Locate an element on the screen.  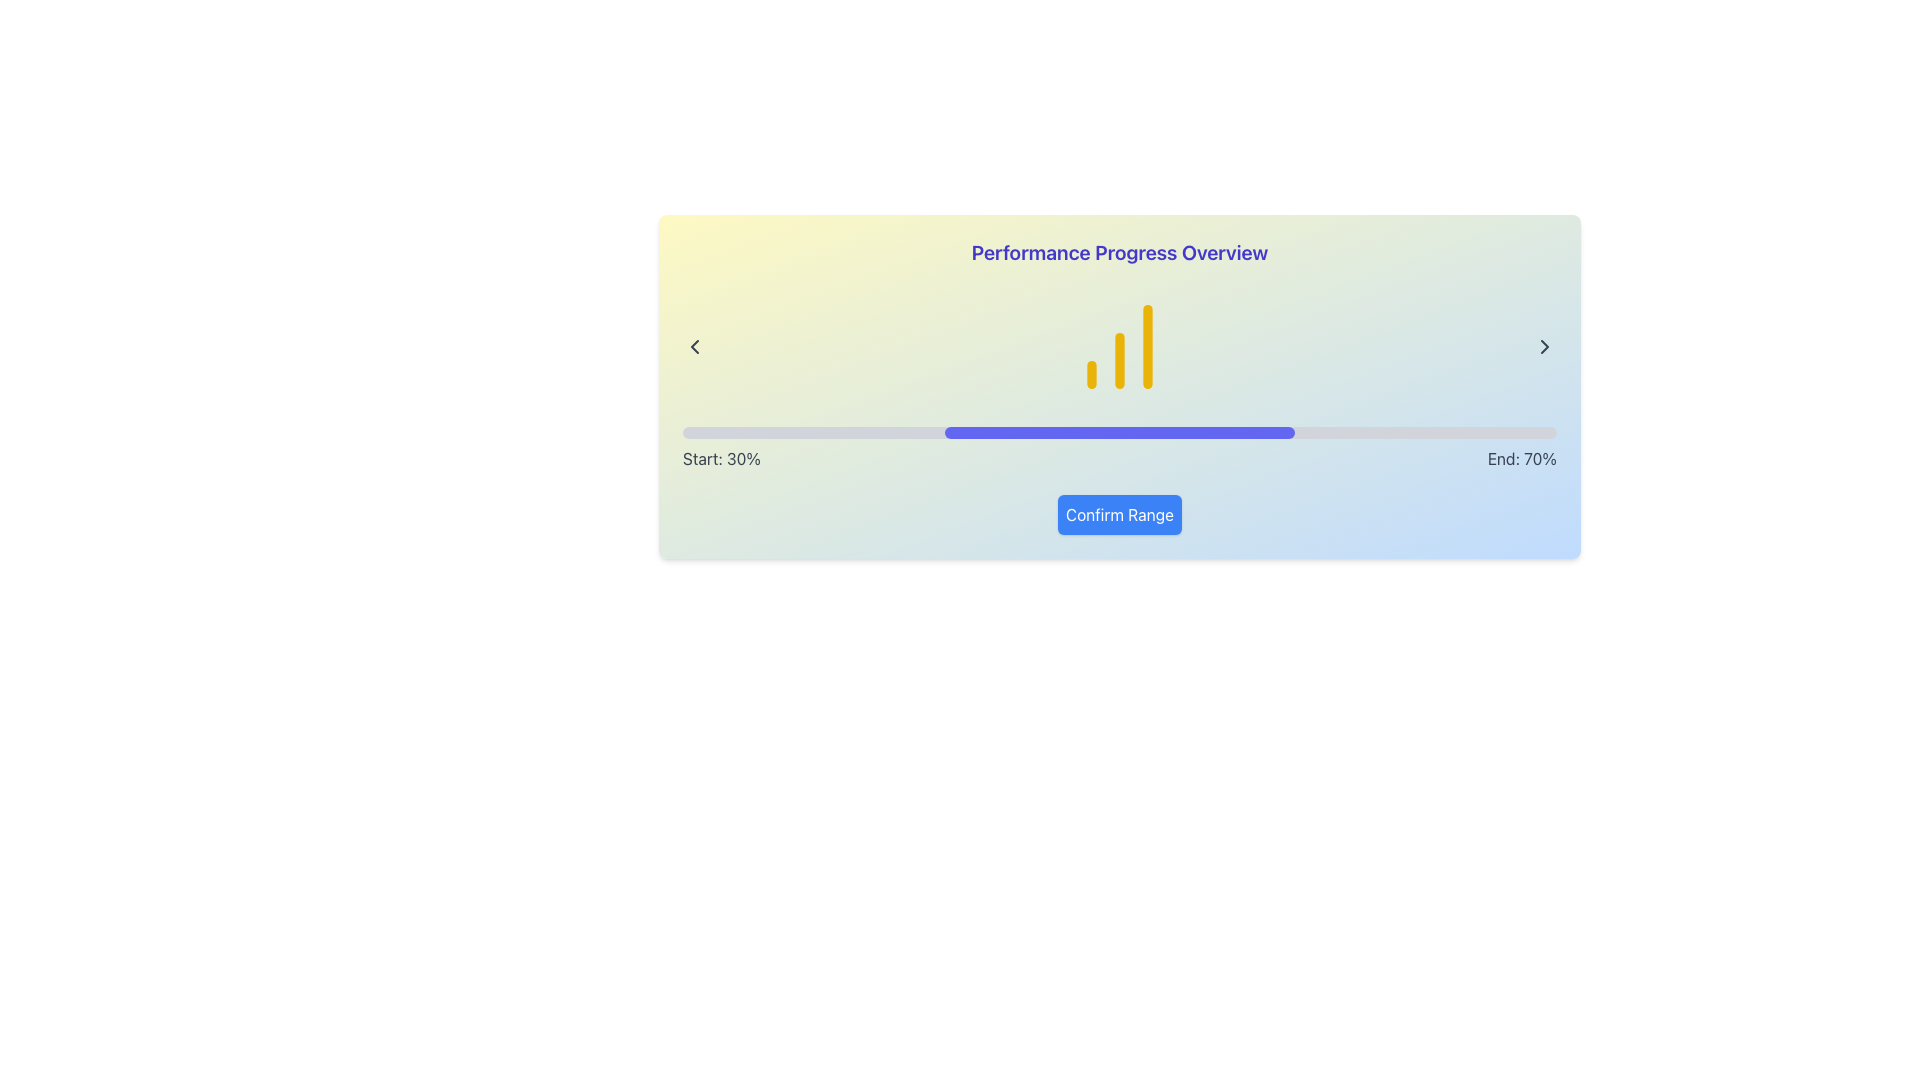
the Data Visualization Panel located beneath the 'Performance Progress Overview' header is located at coordinates (1118, 346).